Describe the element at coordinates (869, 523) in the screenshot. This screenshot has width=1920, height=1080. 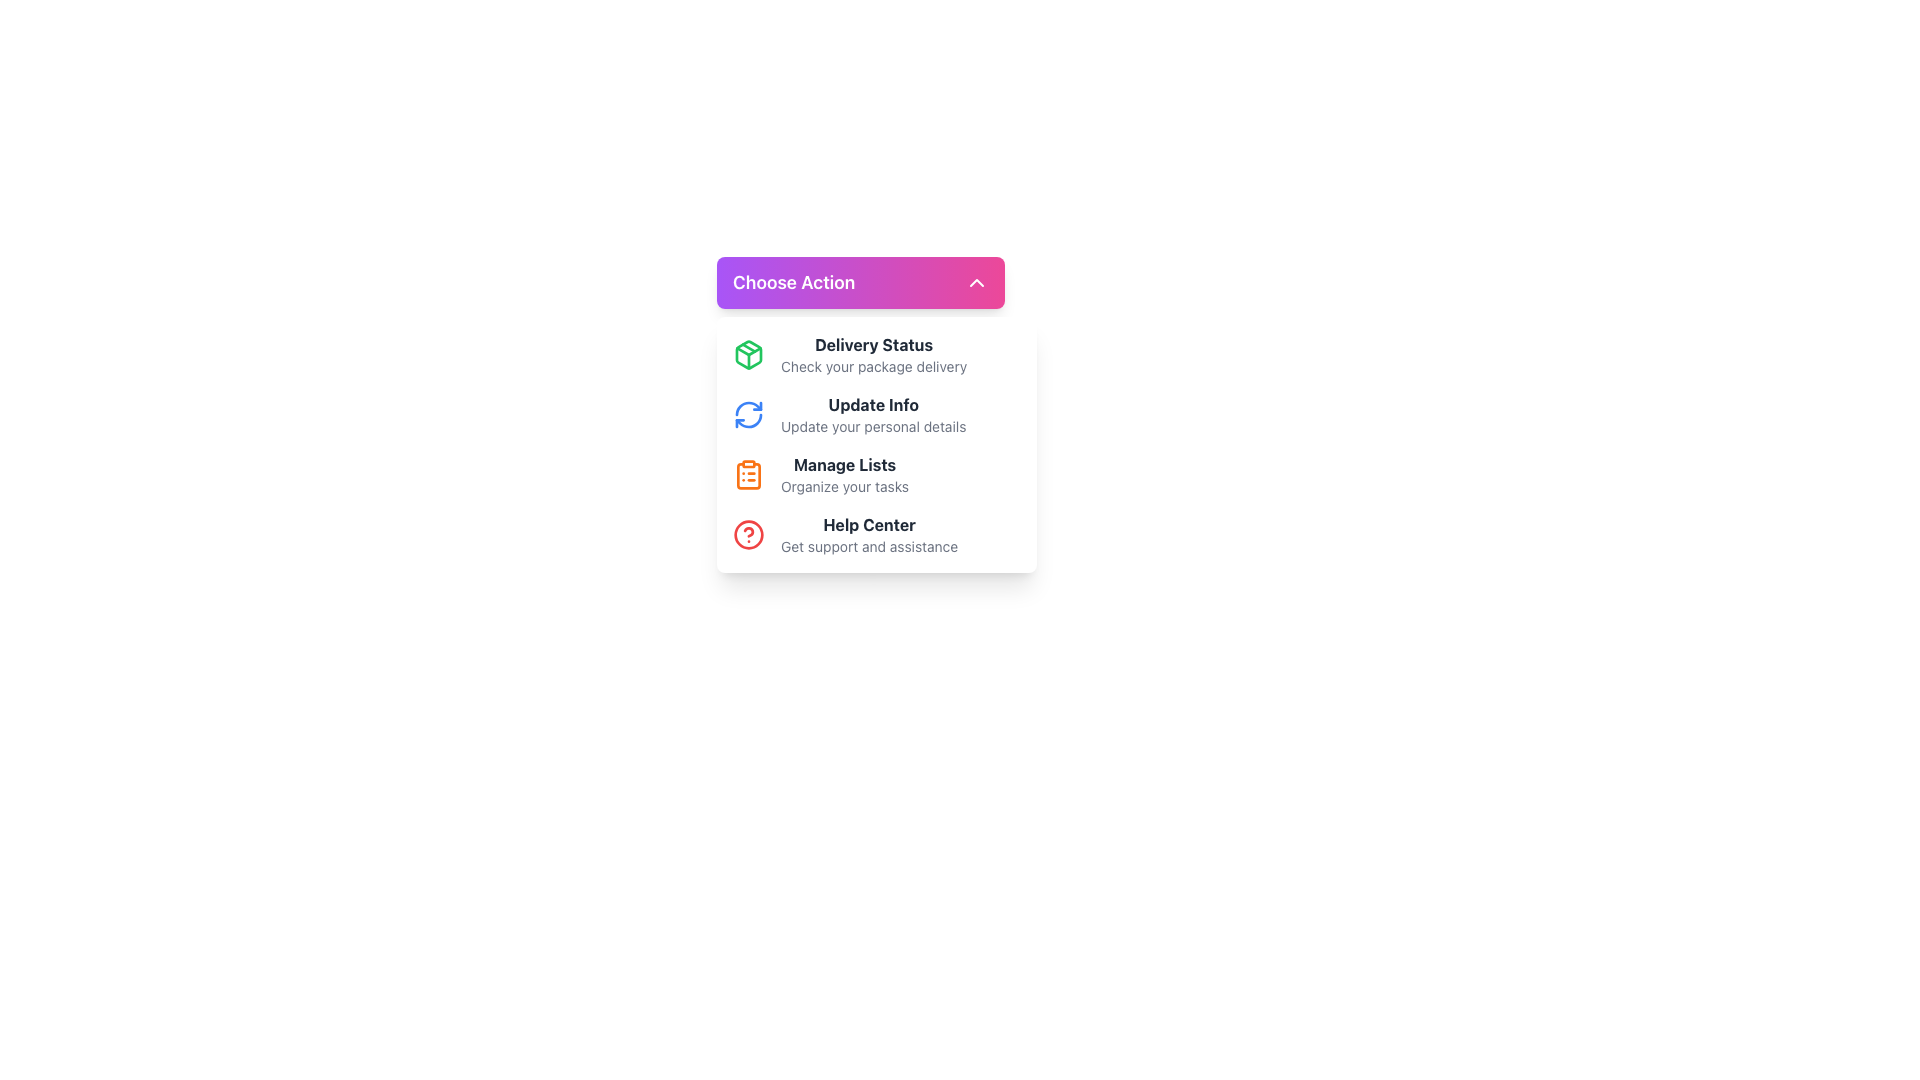
I see `text label that serves as a title or category header within the dropdown menu for support and assistance, located at the bottom of the menu` at that location.